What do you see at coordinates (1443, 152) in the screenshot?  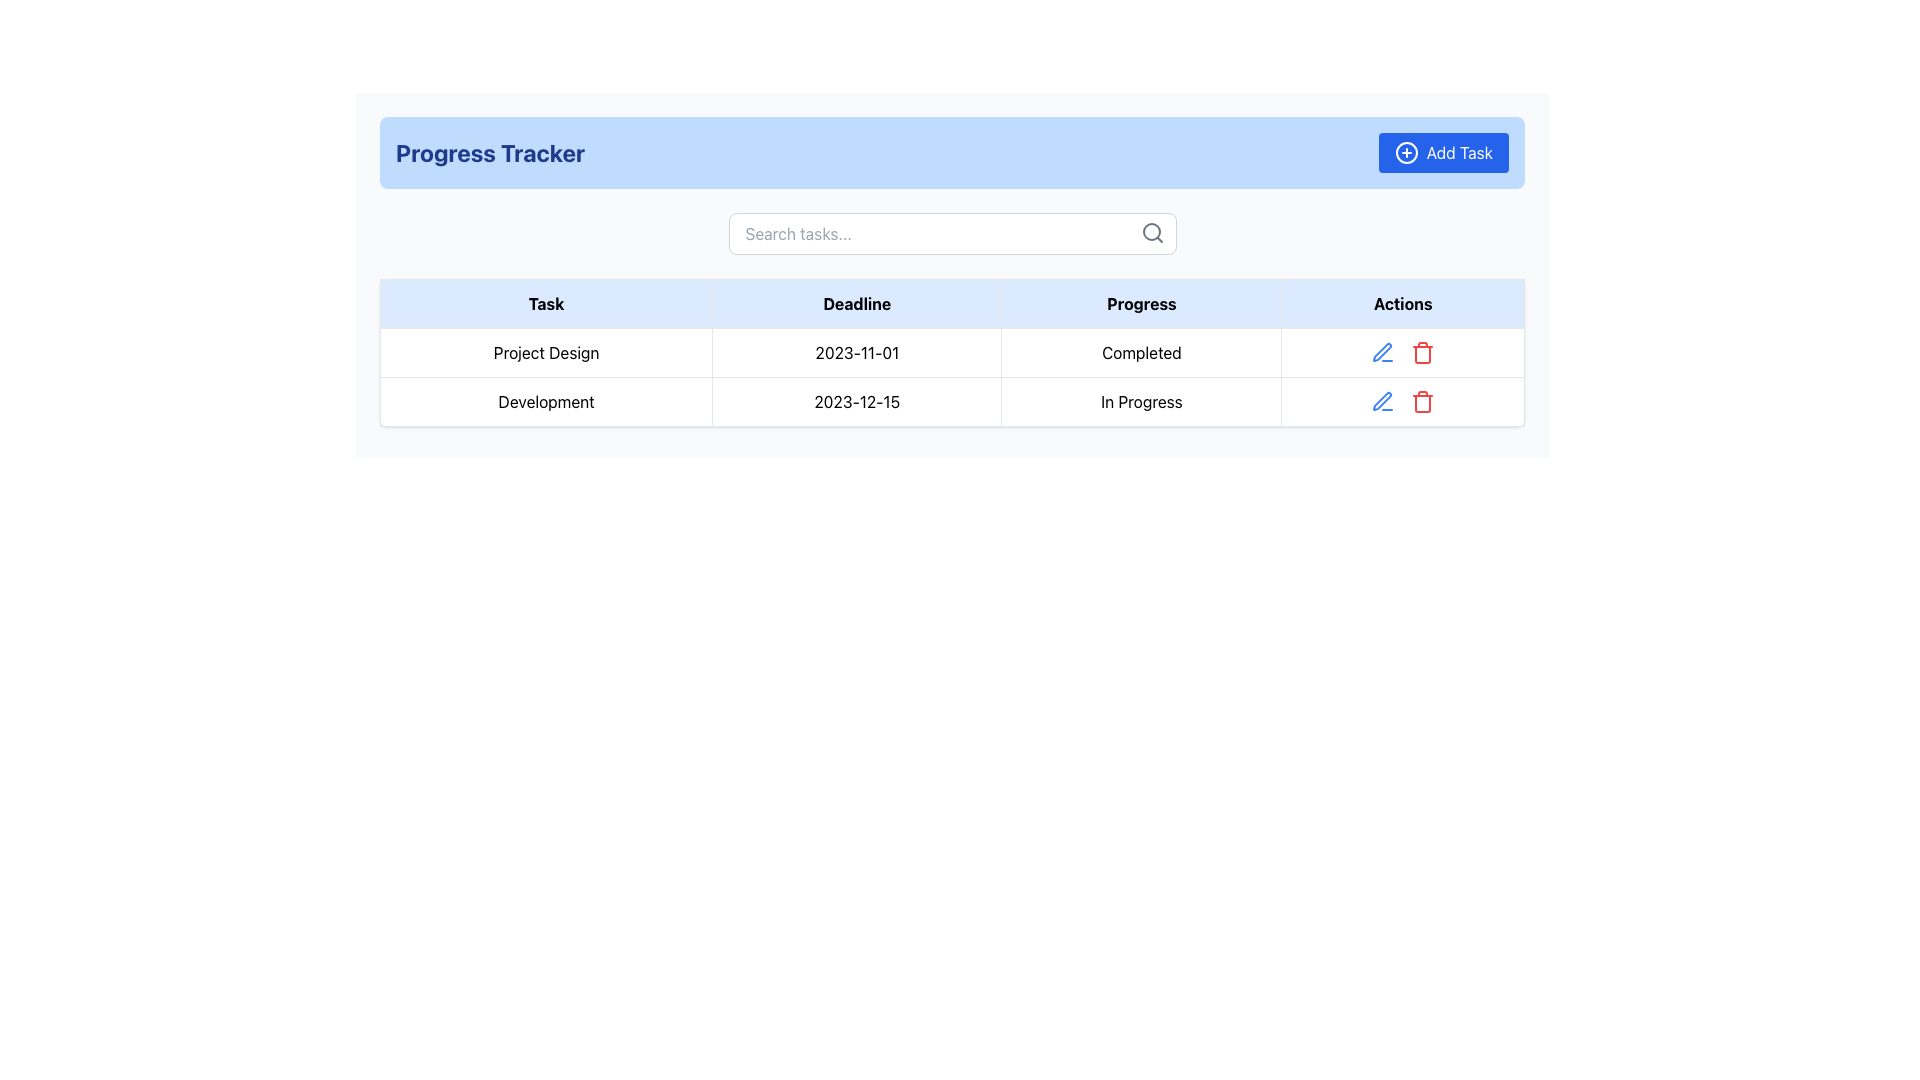 I see `the 'Add Task' button located in the top-right corner of the 'Progress Tracker' section` at bounding box center [1443, 152].